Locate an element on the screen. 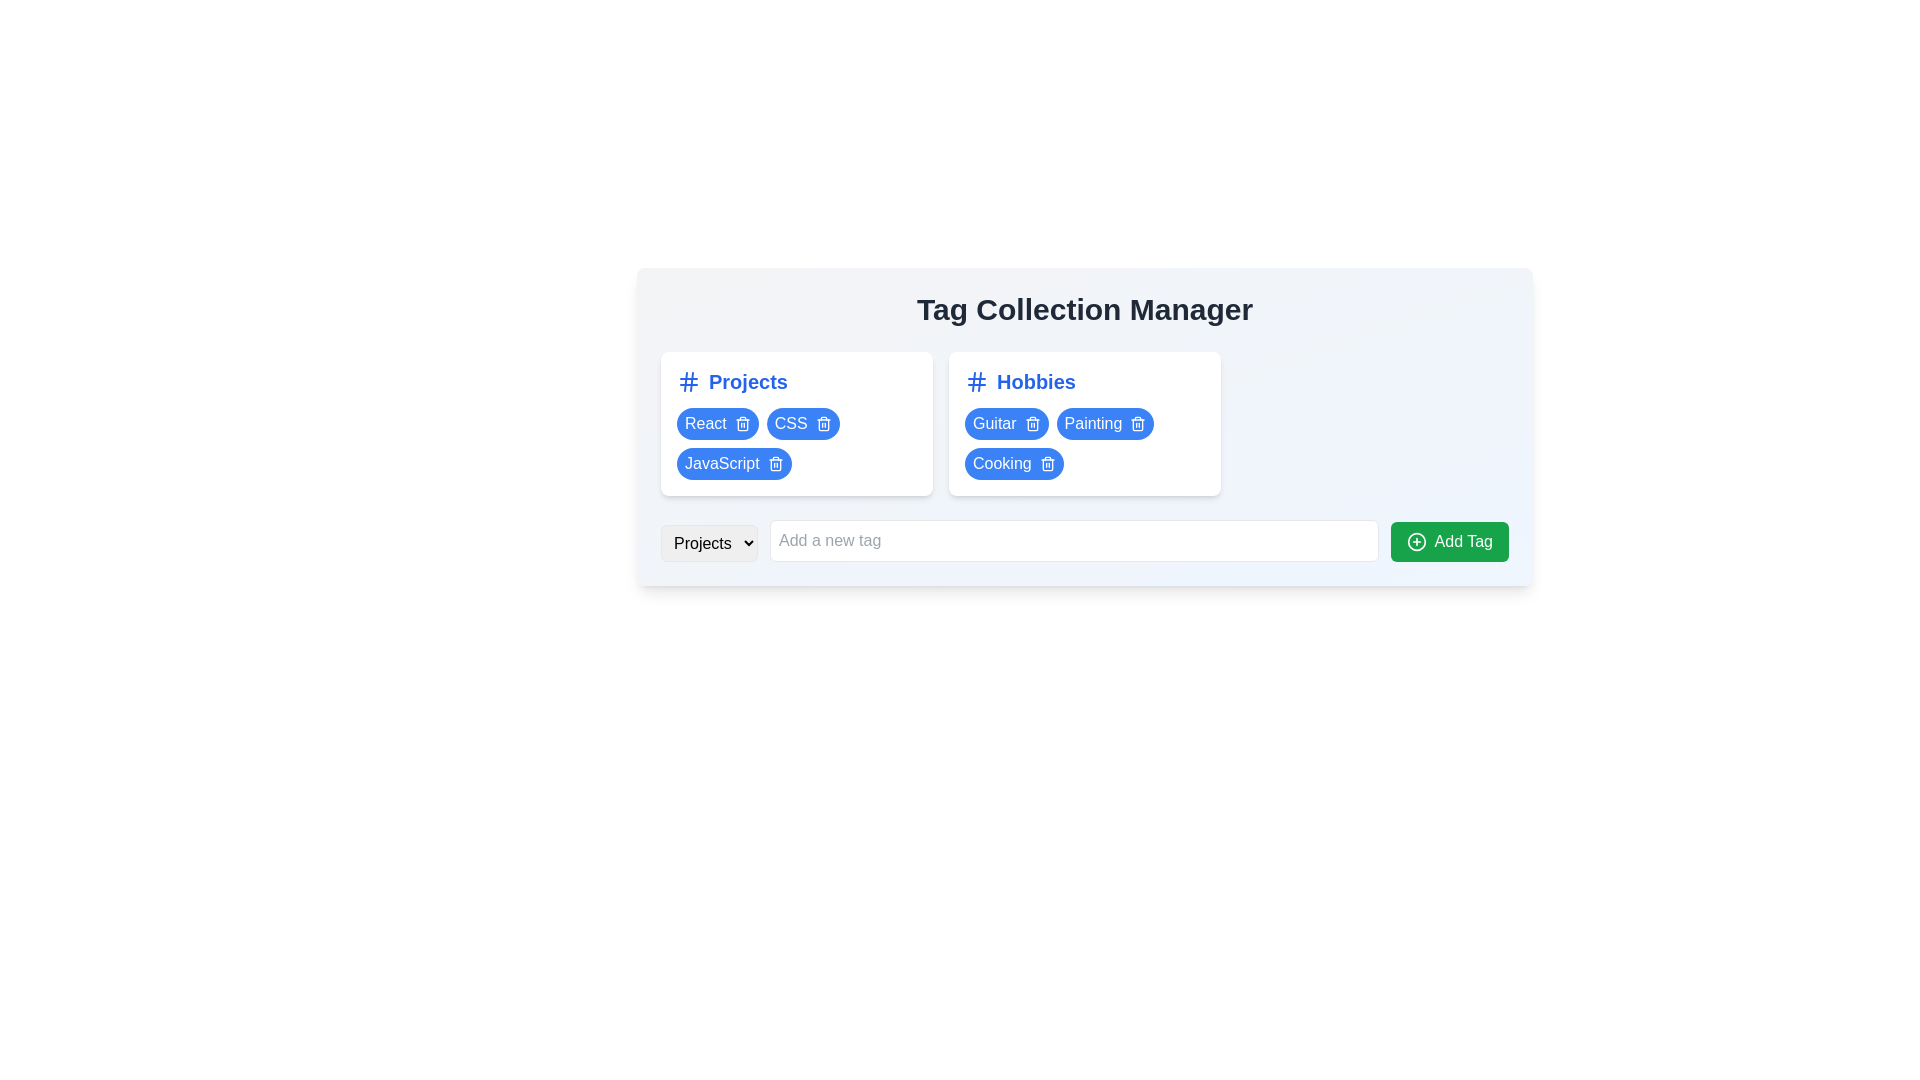  the SVG Circle Element that serves as a structural part of the 'Add' button, located at the far-right side of the input field next to the 'Add Tag' button is located at coordinates (1415, 542).